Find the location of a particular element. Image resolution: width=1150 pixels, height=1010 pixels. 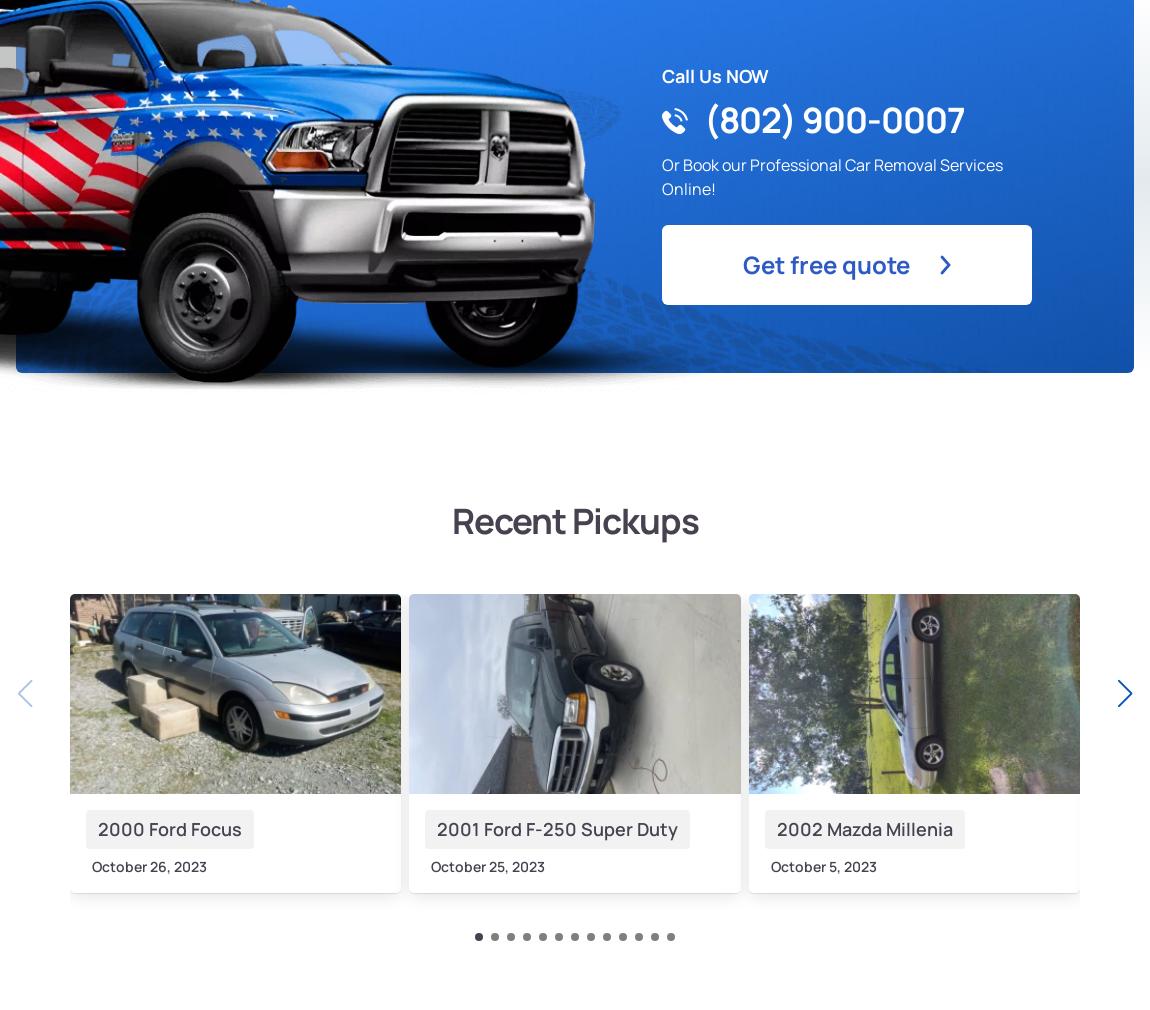

'2000 Ford Focus' is located at coordinates (168, 827).